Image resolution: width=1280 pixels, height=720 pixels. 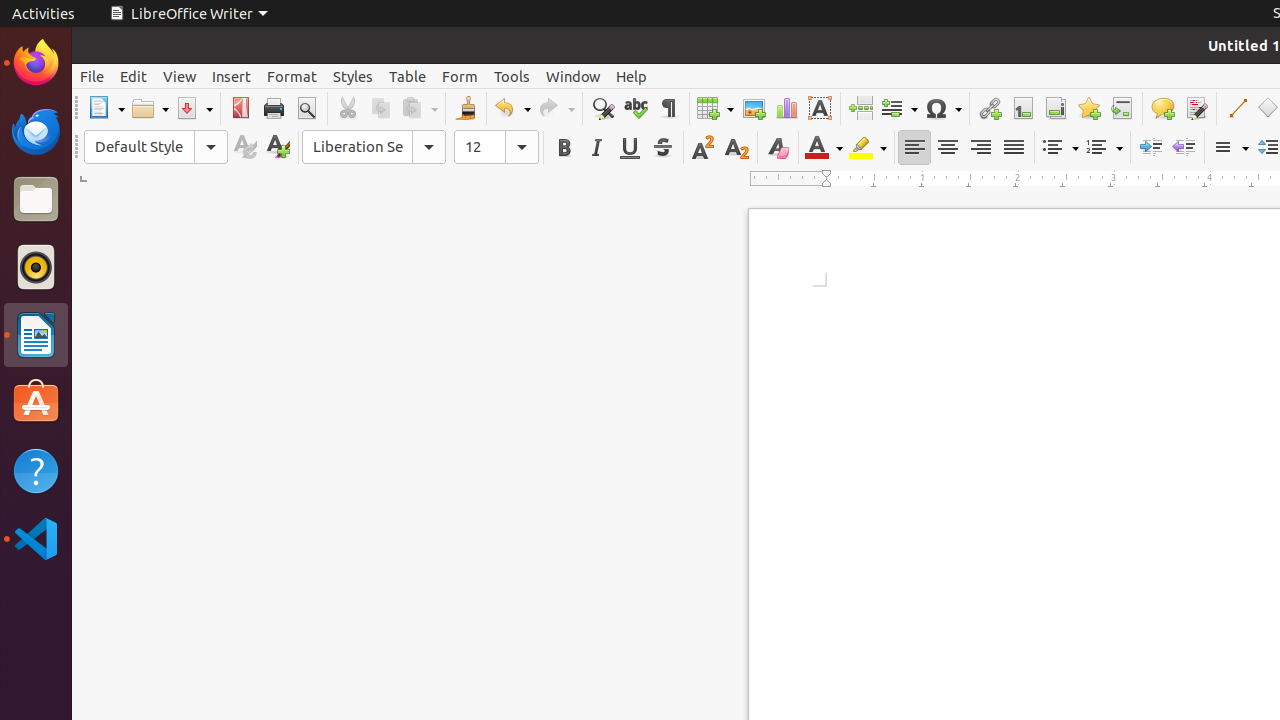 I want to click on 'Symbol', so click(x=941, y=108).